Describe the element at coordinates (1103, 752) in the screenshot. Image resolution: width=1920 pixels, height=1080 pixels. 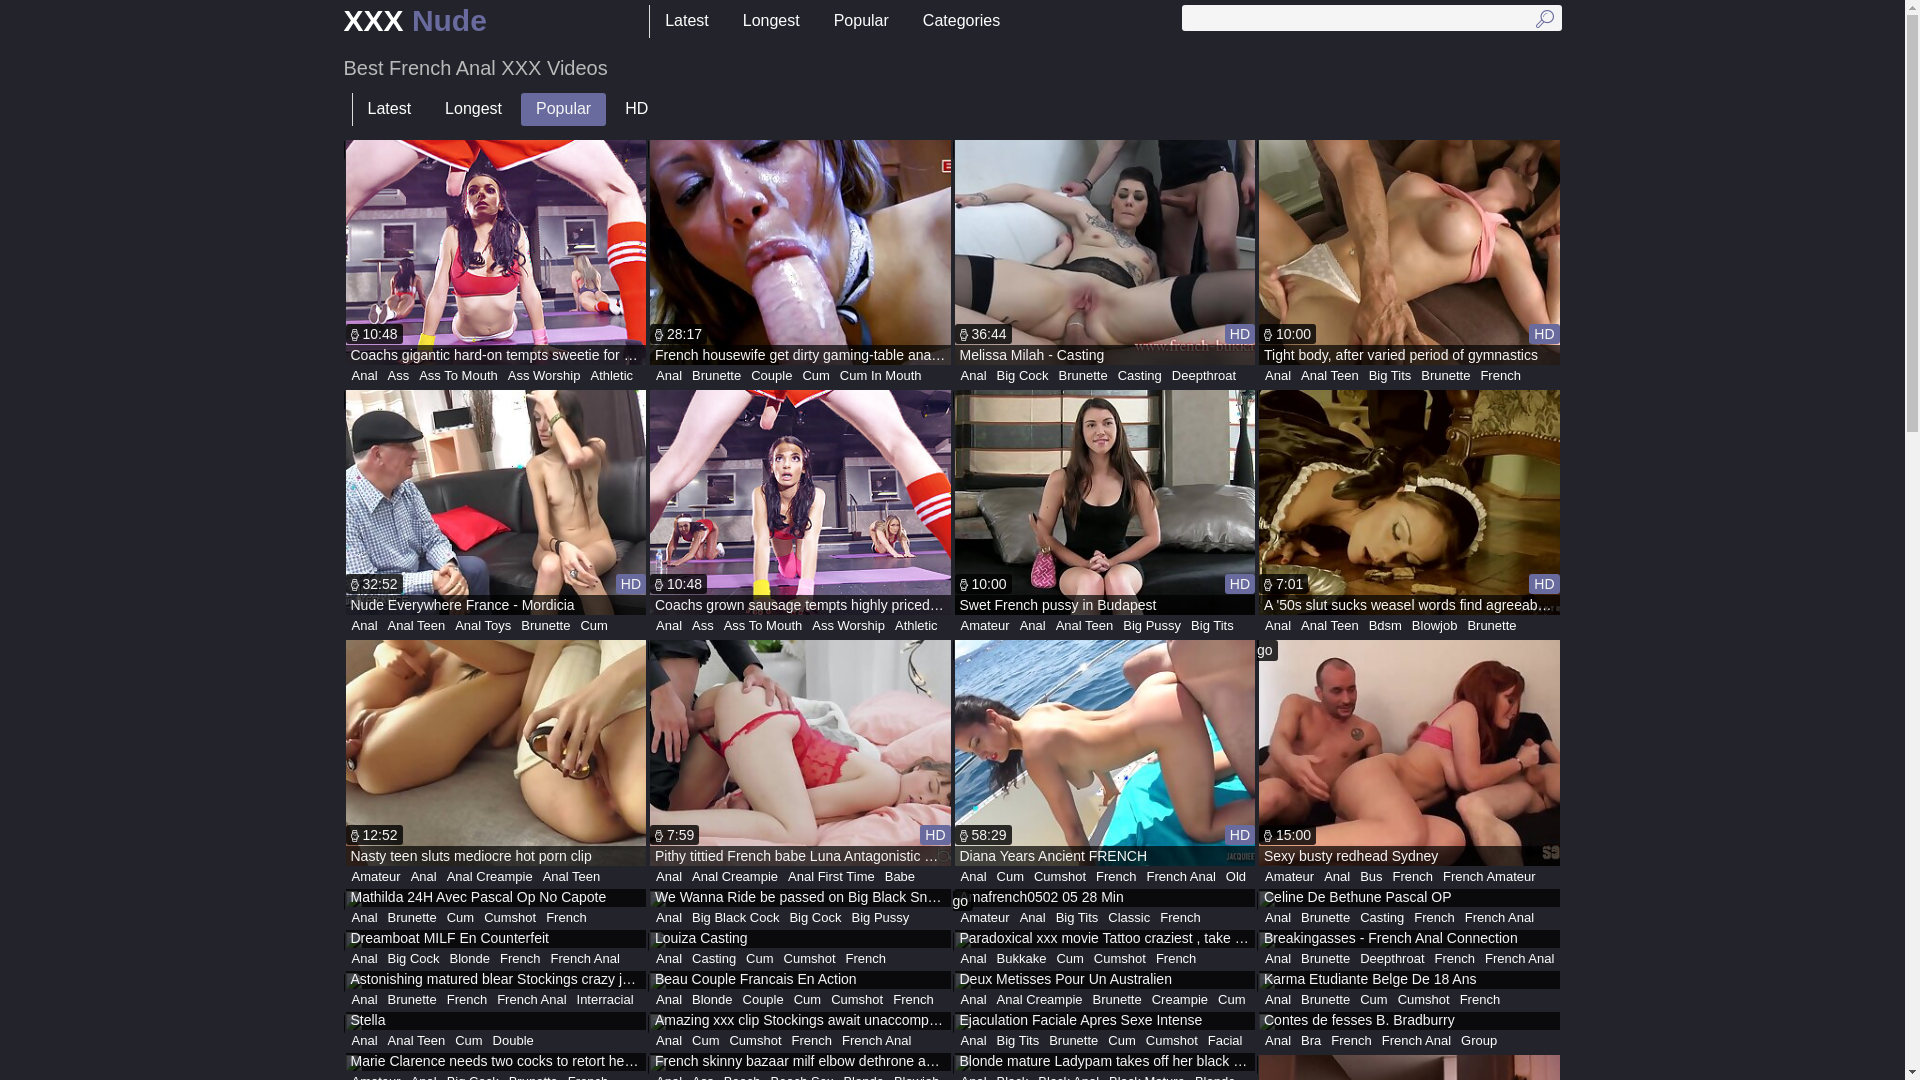
I see `'Diana Years Ancient FRENCH` at that location.